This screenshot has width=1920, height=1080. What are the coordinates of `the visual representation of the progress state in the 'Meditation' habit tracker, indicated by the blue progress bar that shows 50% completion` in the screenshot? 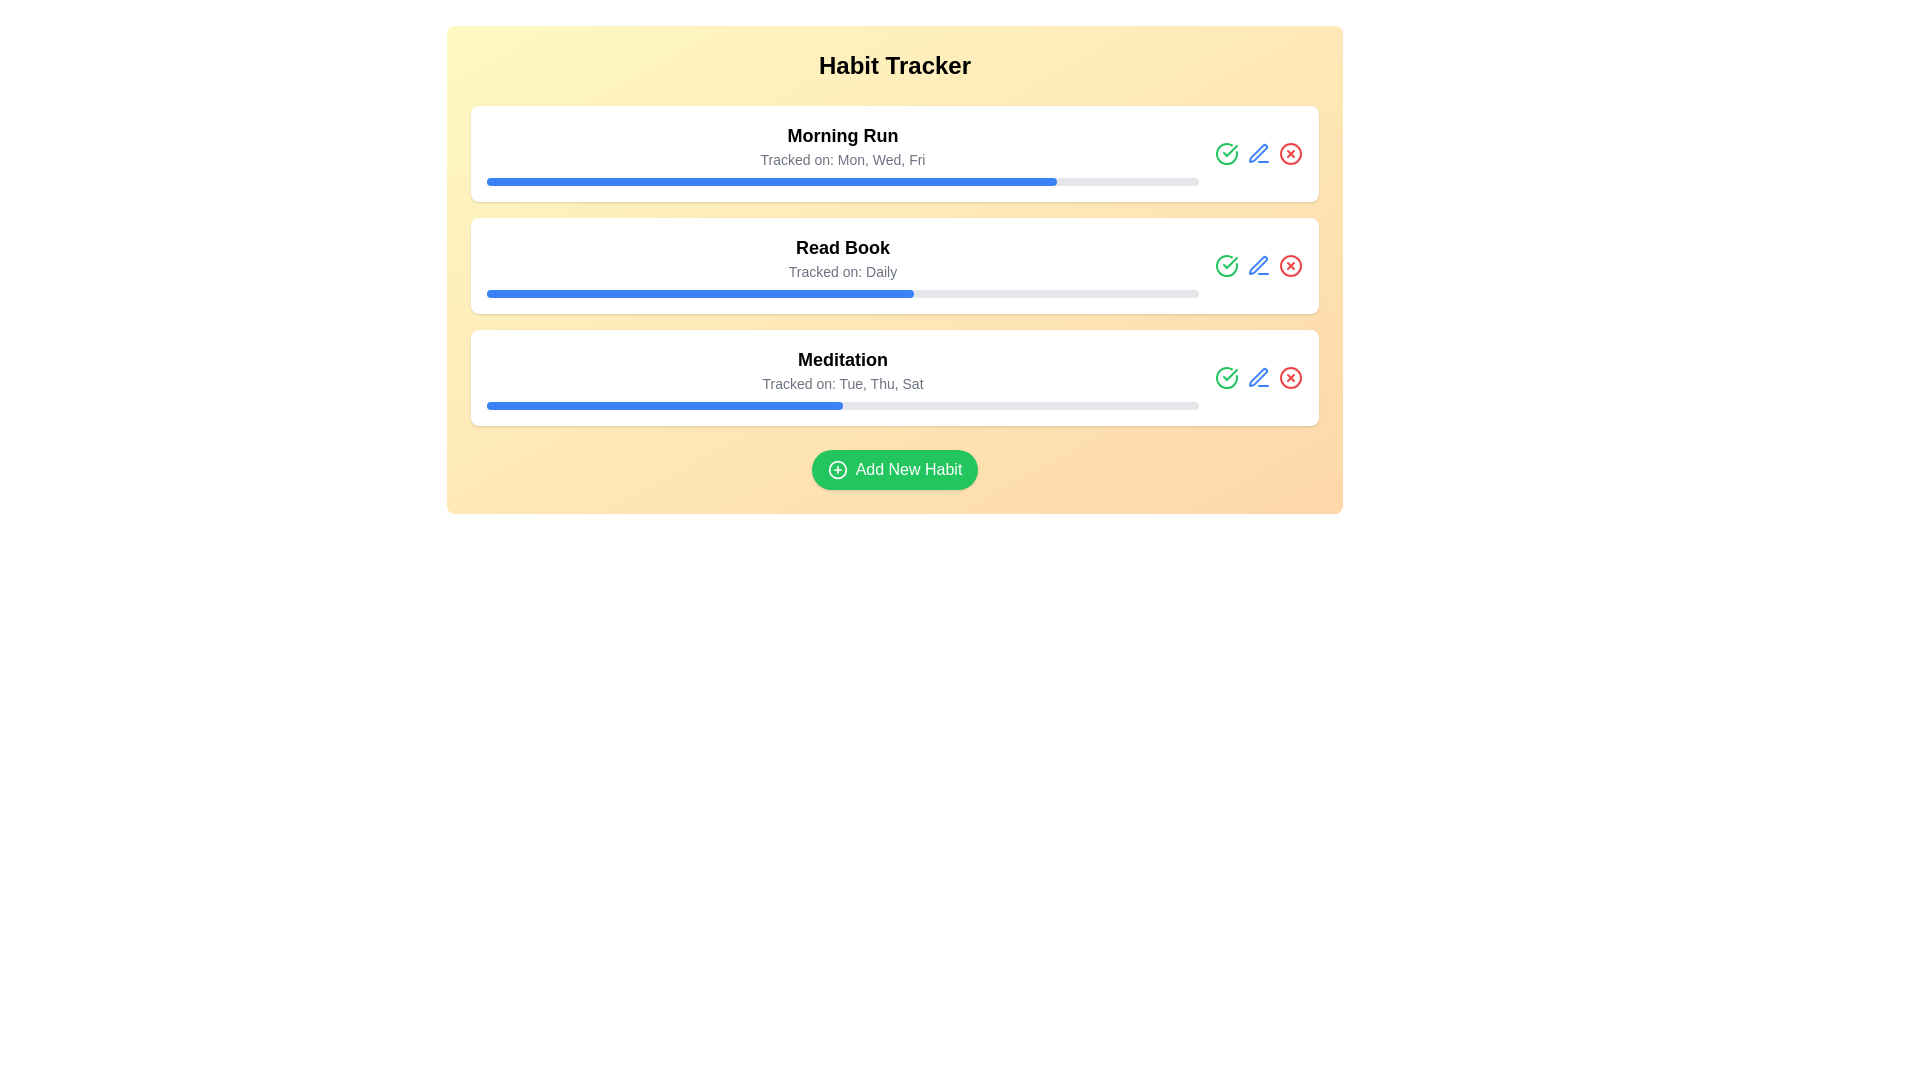 It's located at (665, 405).